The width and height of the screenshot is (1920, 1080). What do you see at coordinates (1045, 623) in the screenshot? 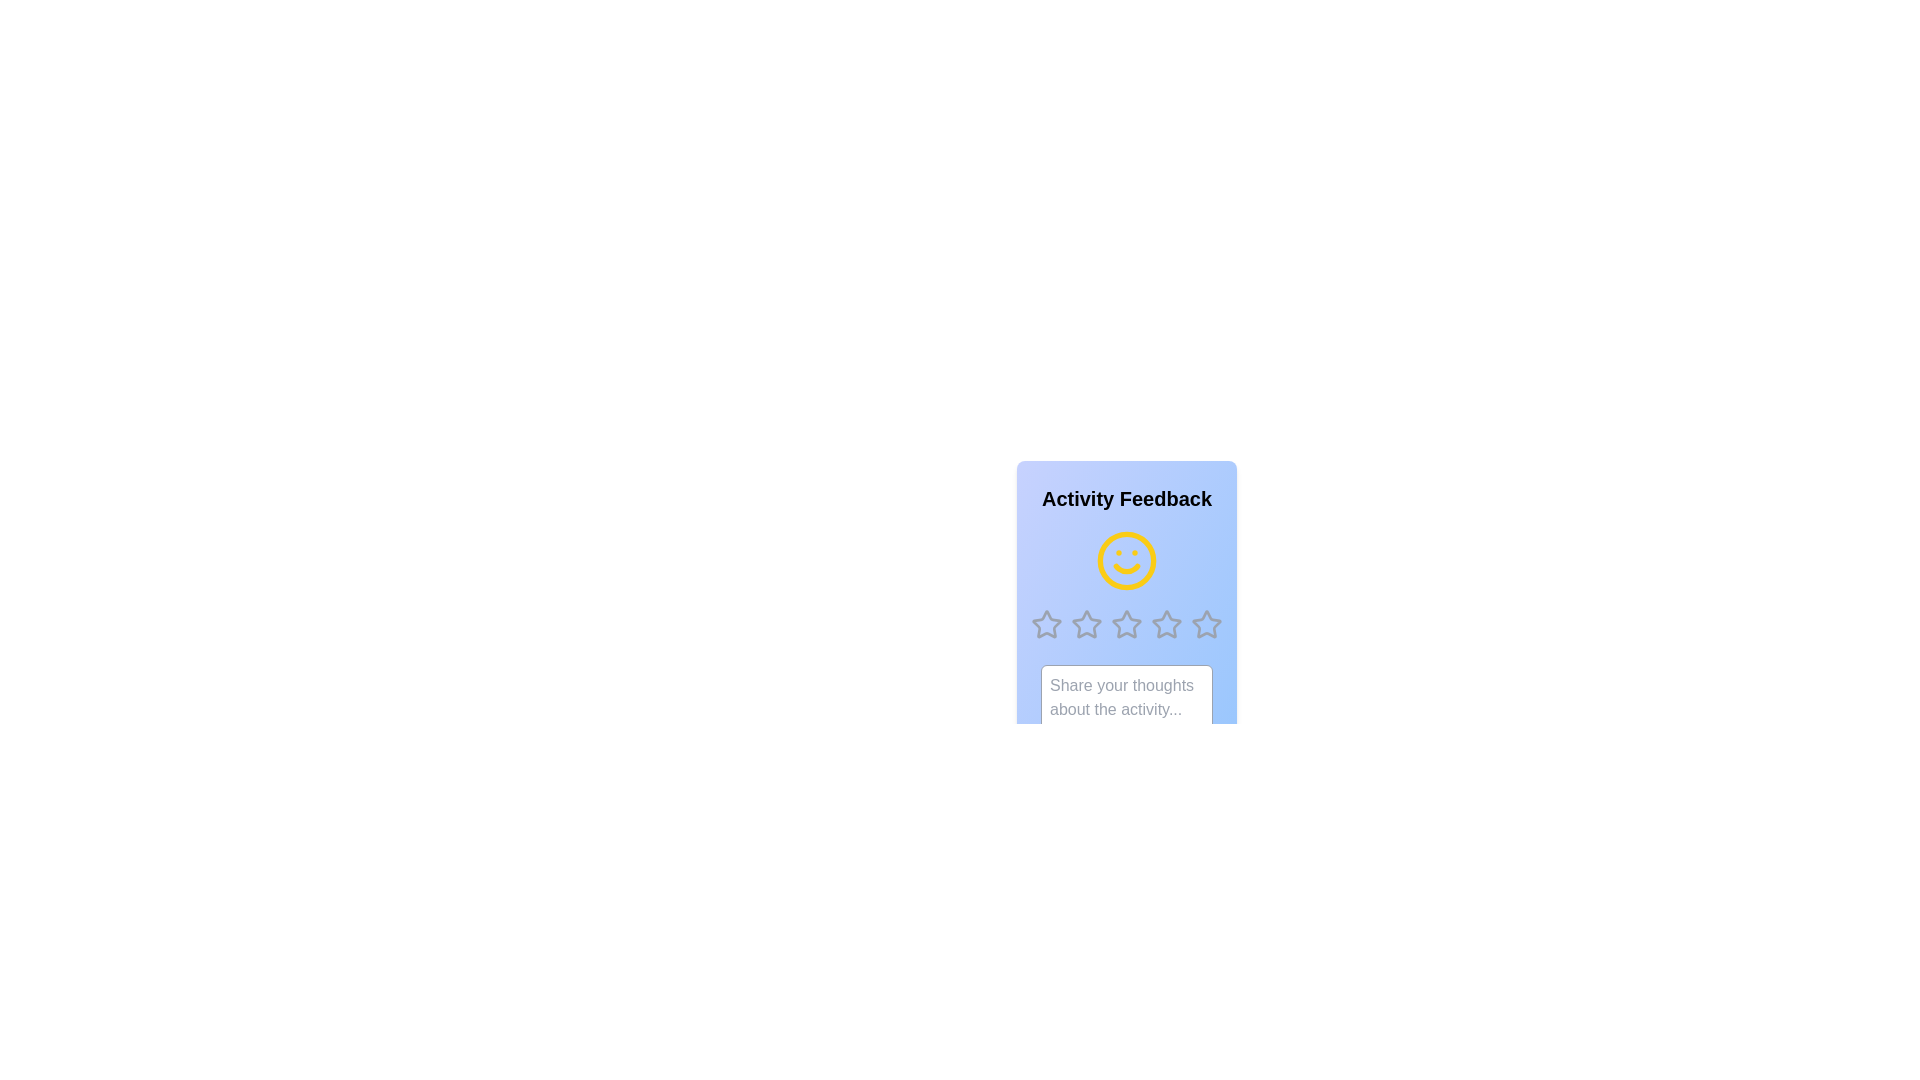
I see `the first rating star icon` at bounding box center [1045, 623].